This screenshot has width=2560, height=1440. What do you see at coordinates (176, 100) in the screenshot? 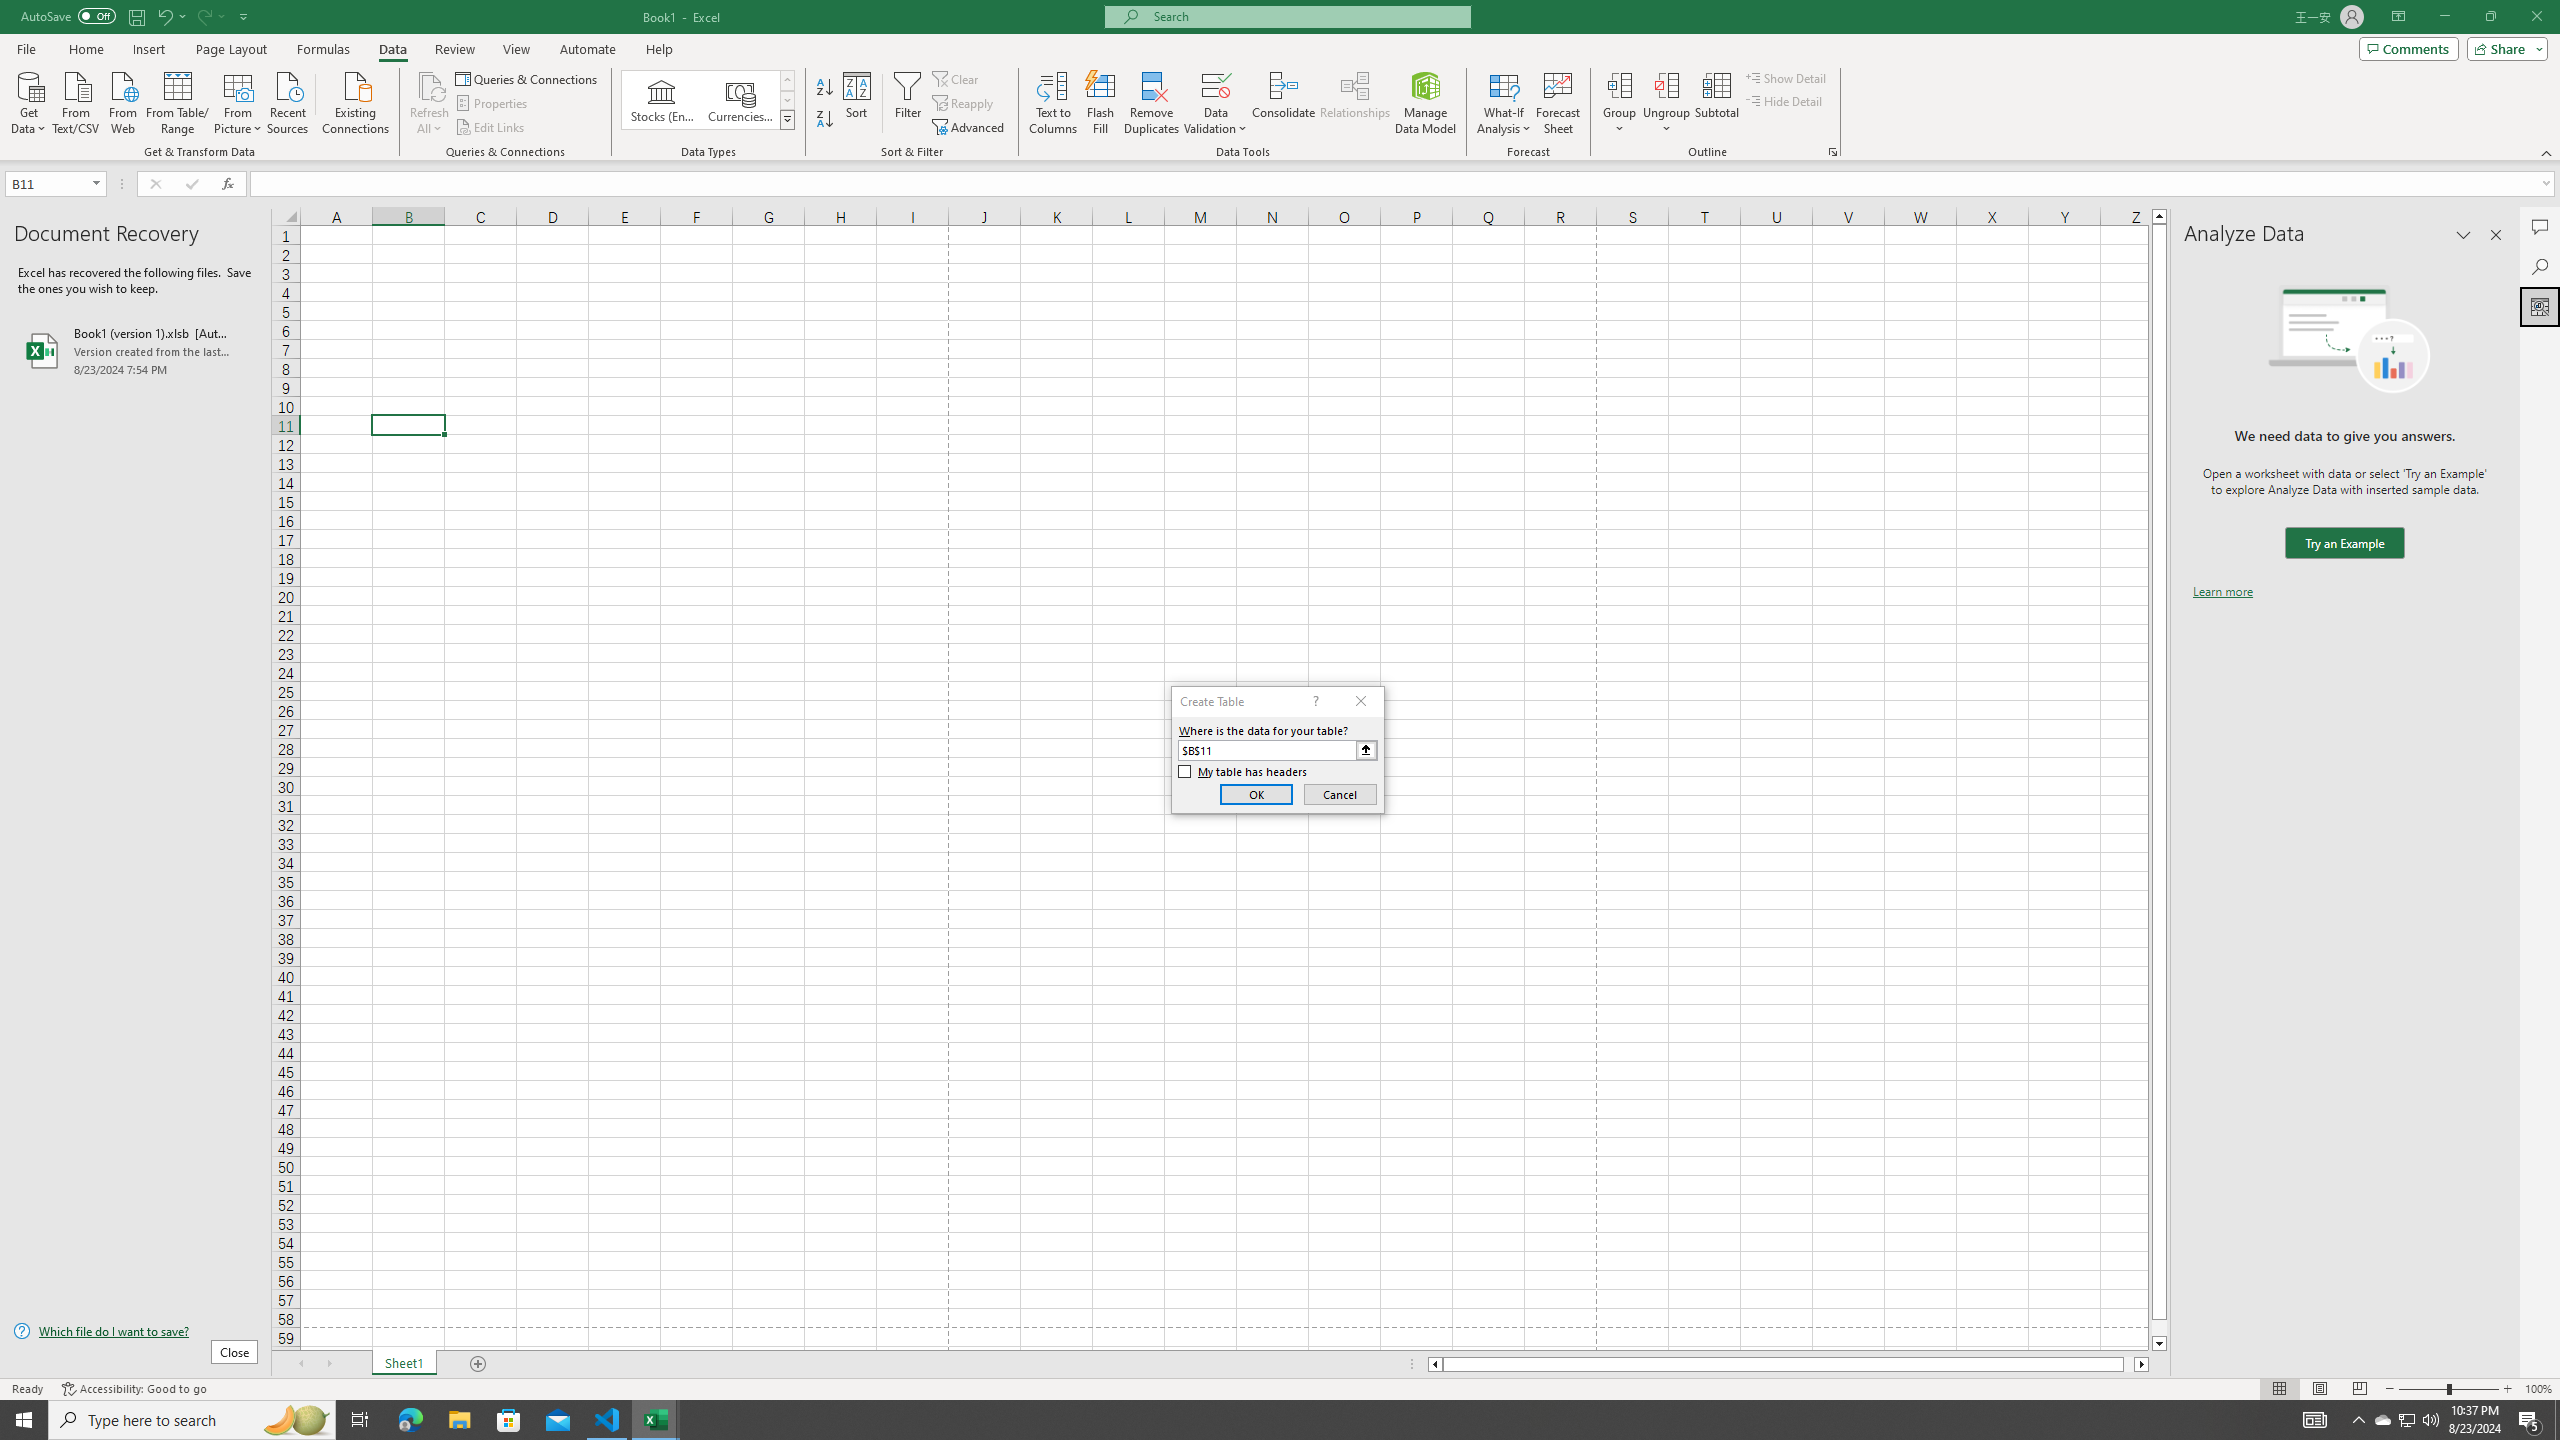
I see `'From Table/Range'` at bounding box center [176, 100].